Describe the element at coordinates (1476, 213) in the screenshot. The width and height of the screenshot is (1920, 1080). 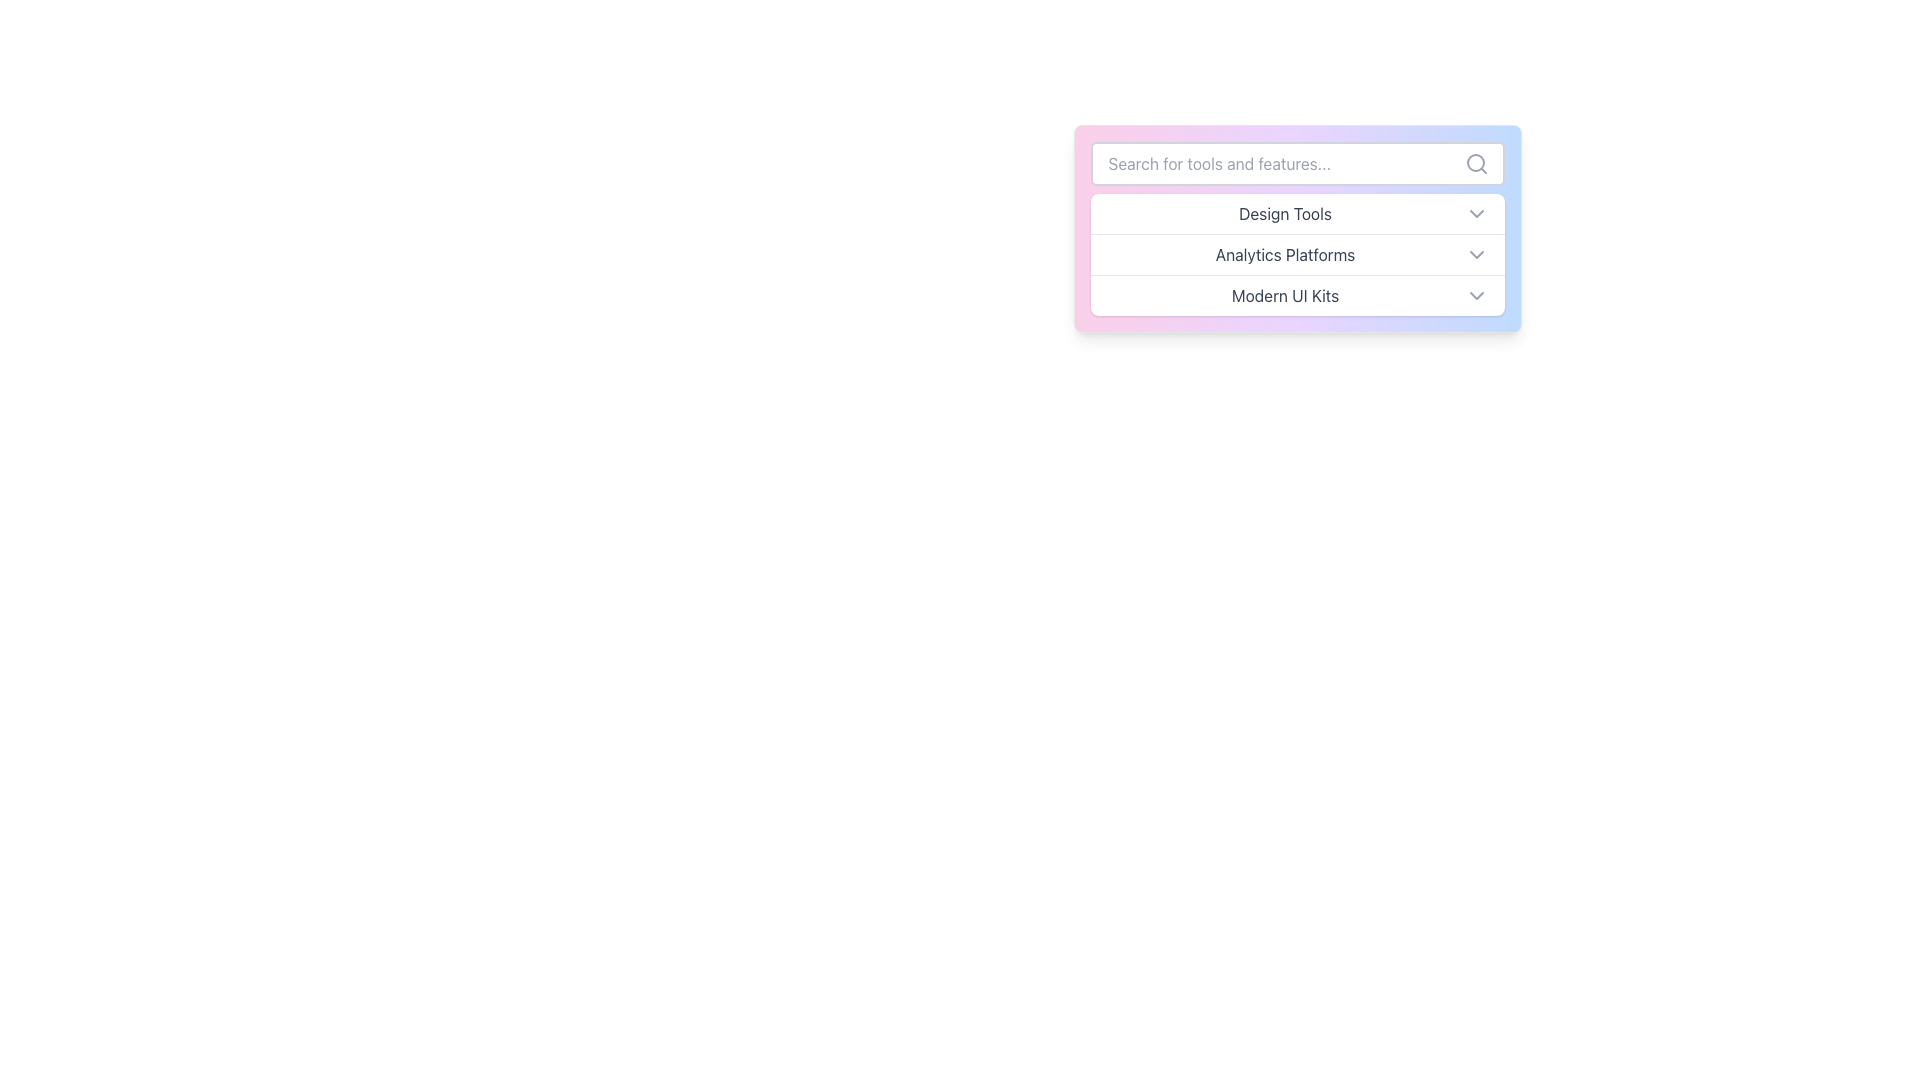
I see `the Chevron Down icon located on the extreme right side of the 'Design Tools' row in the dropdown menu` at that location.